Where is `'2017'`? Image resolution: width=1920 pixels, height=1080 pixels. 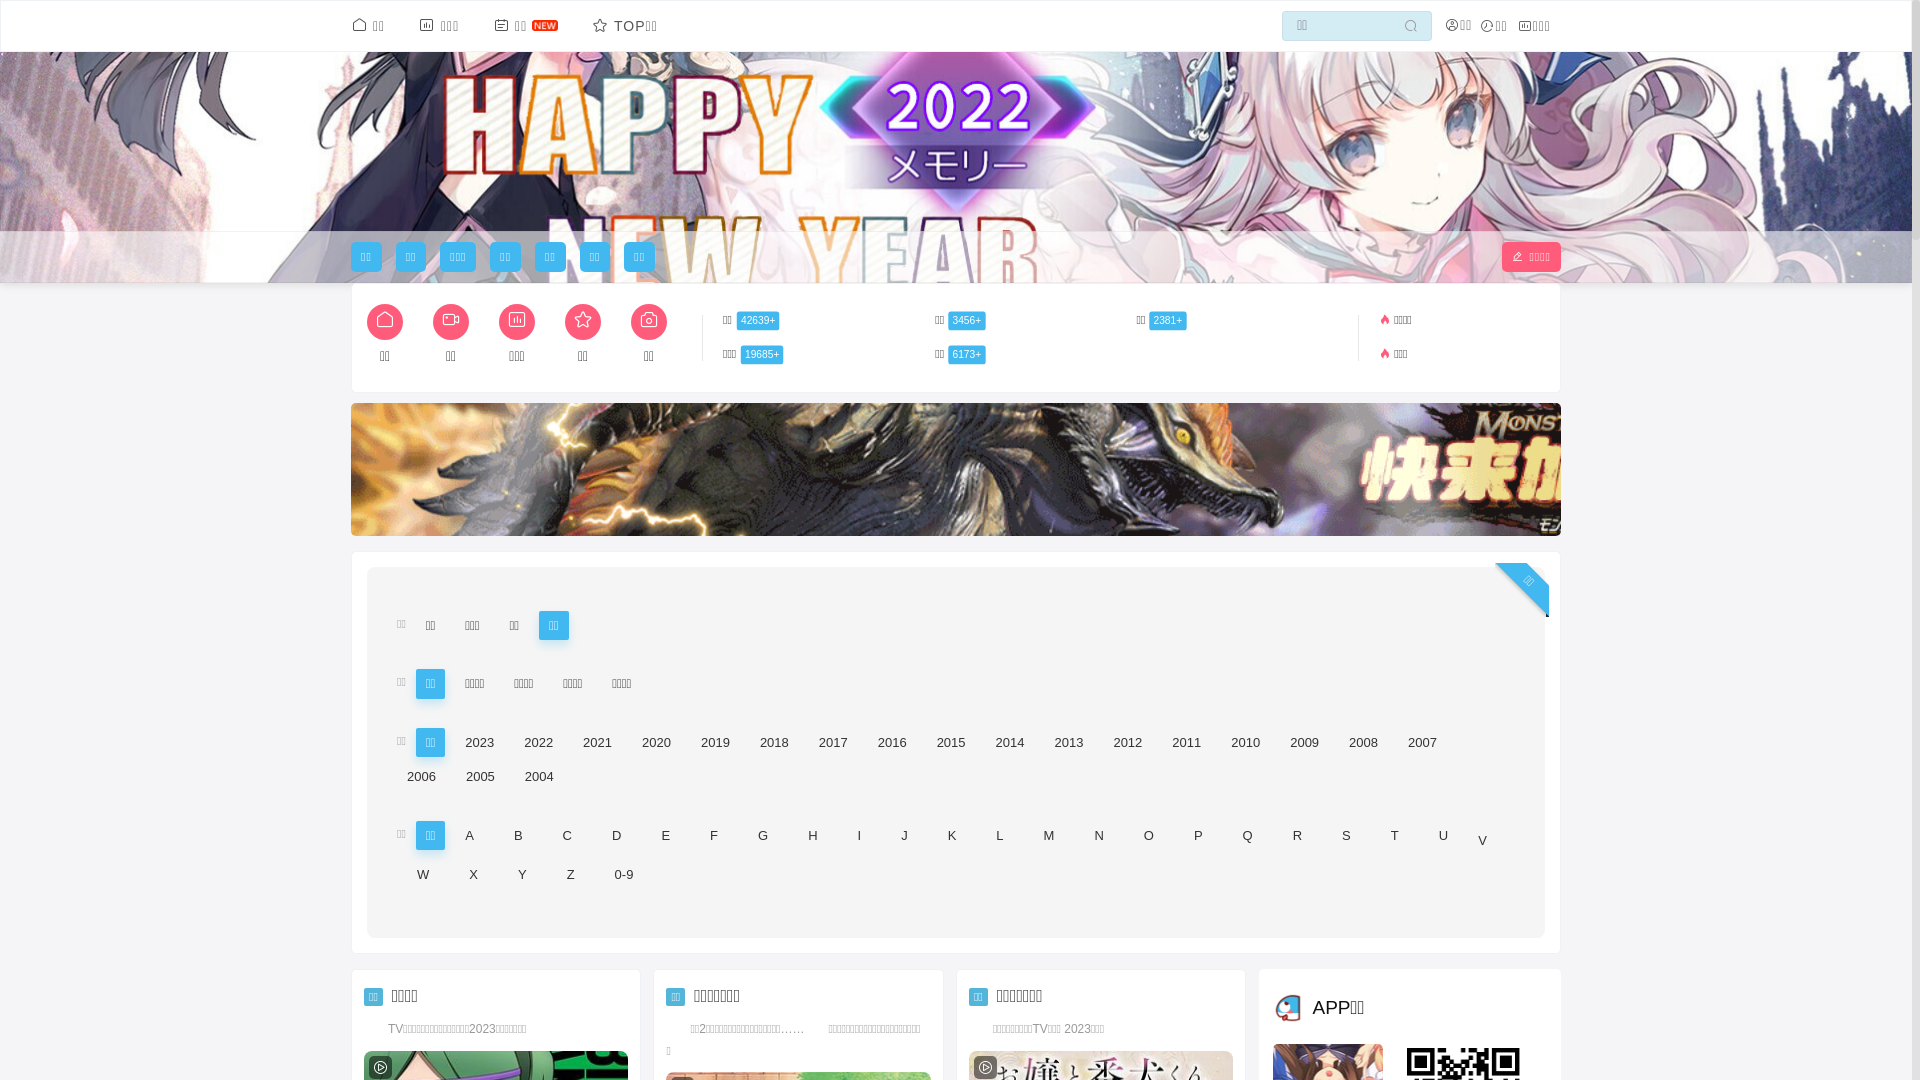 '2017' is located at coordinates (809, 742).